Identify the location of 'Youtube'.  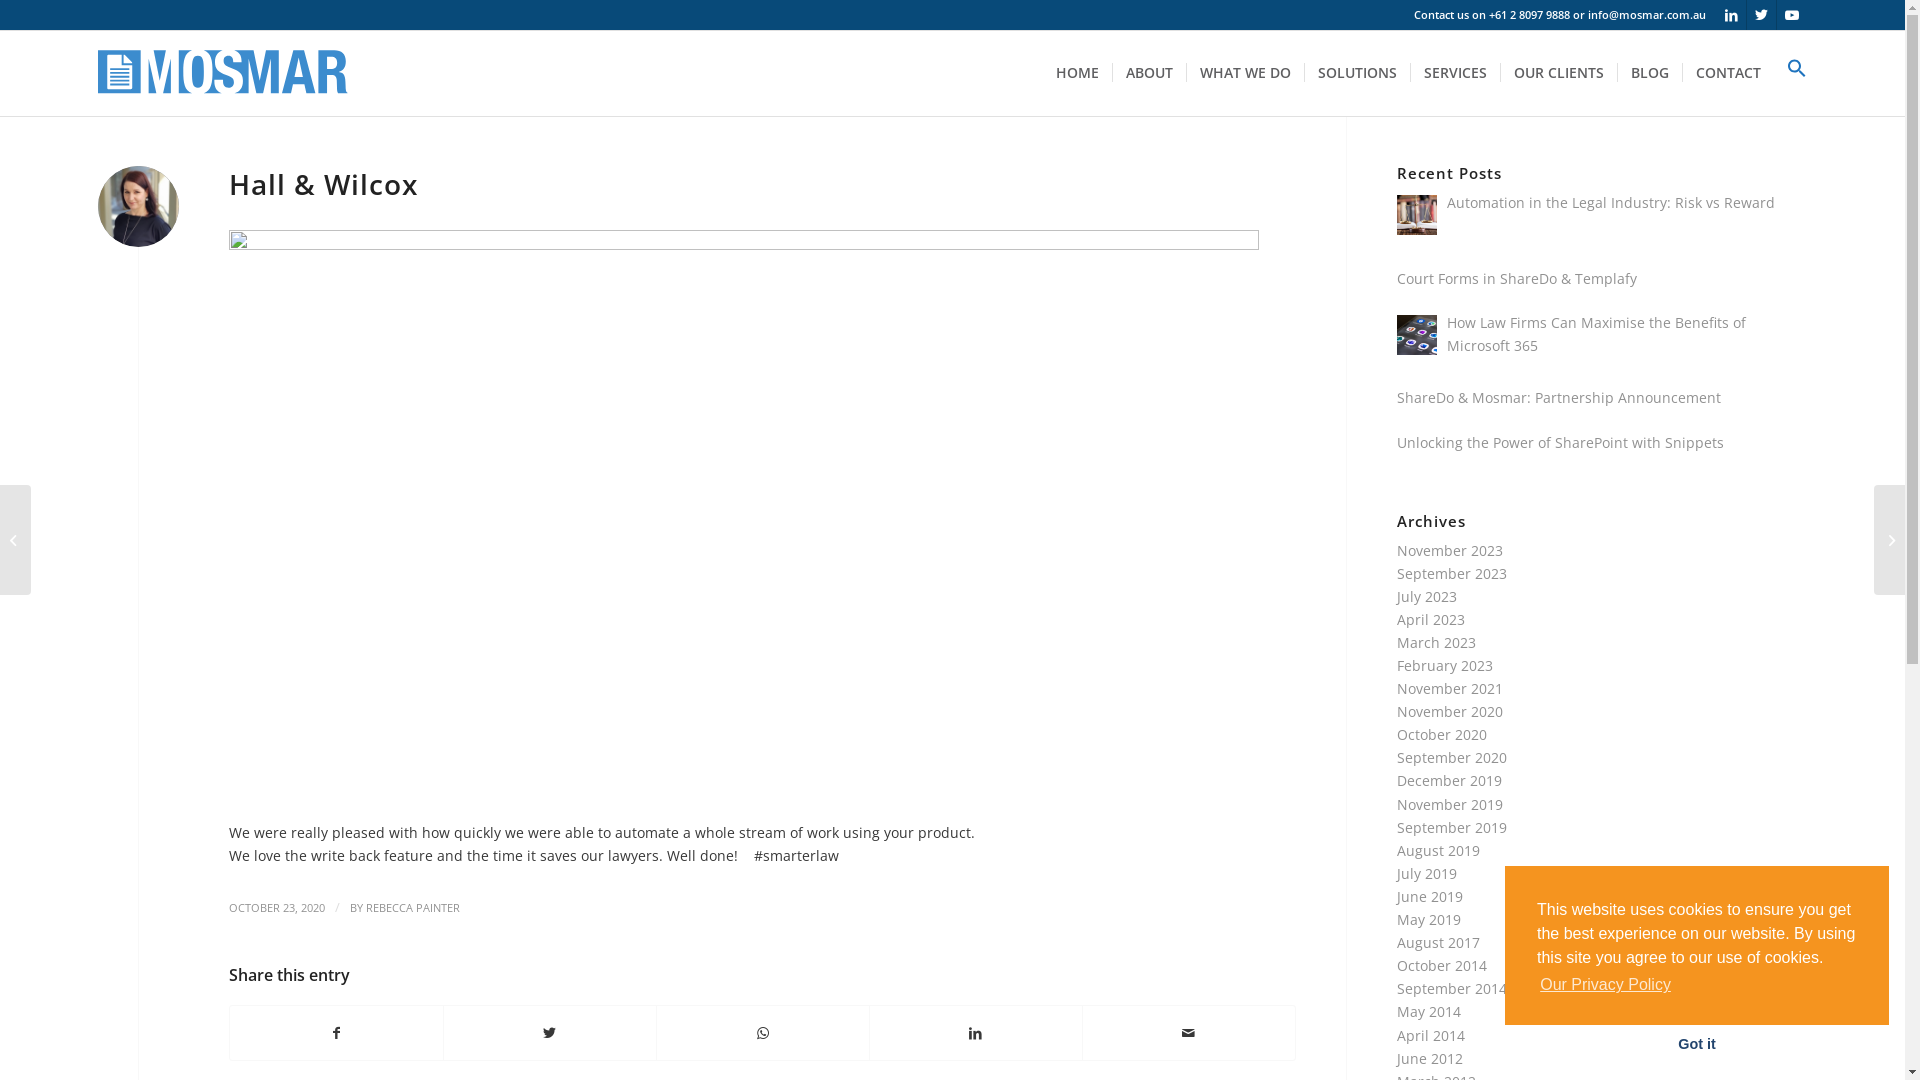
(1791, 15).